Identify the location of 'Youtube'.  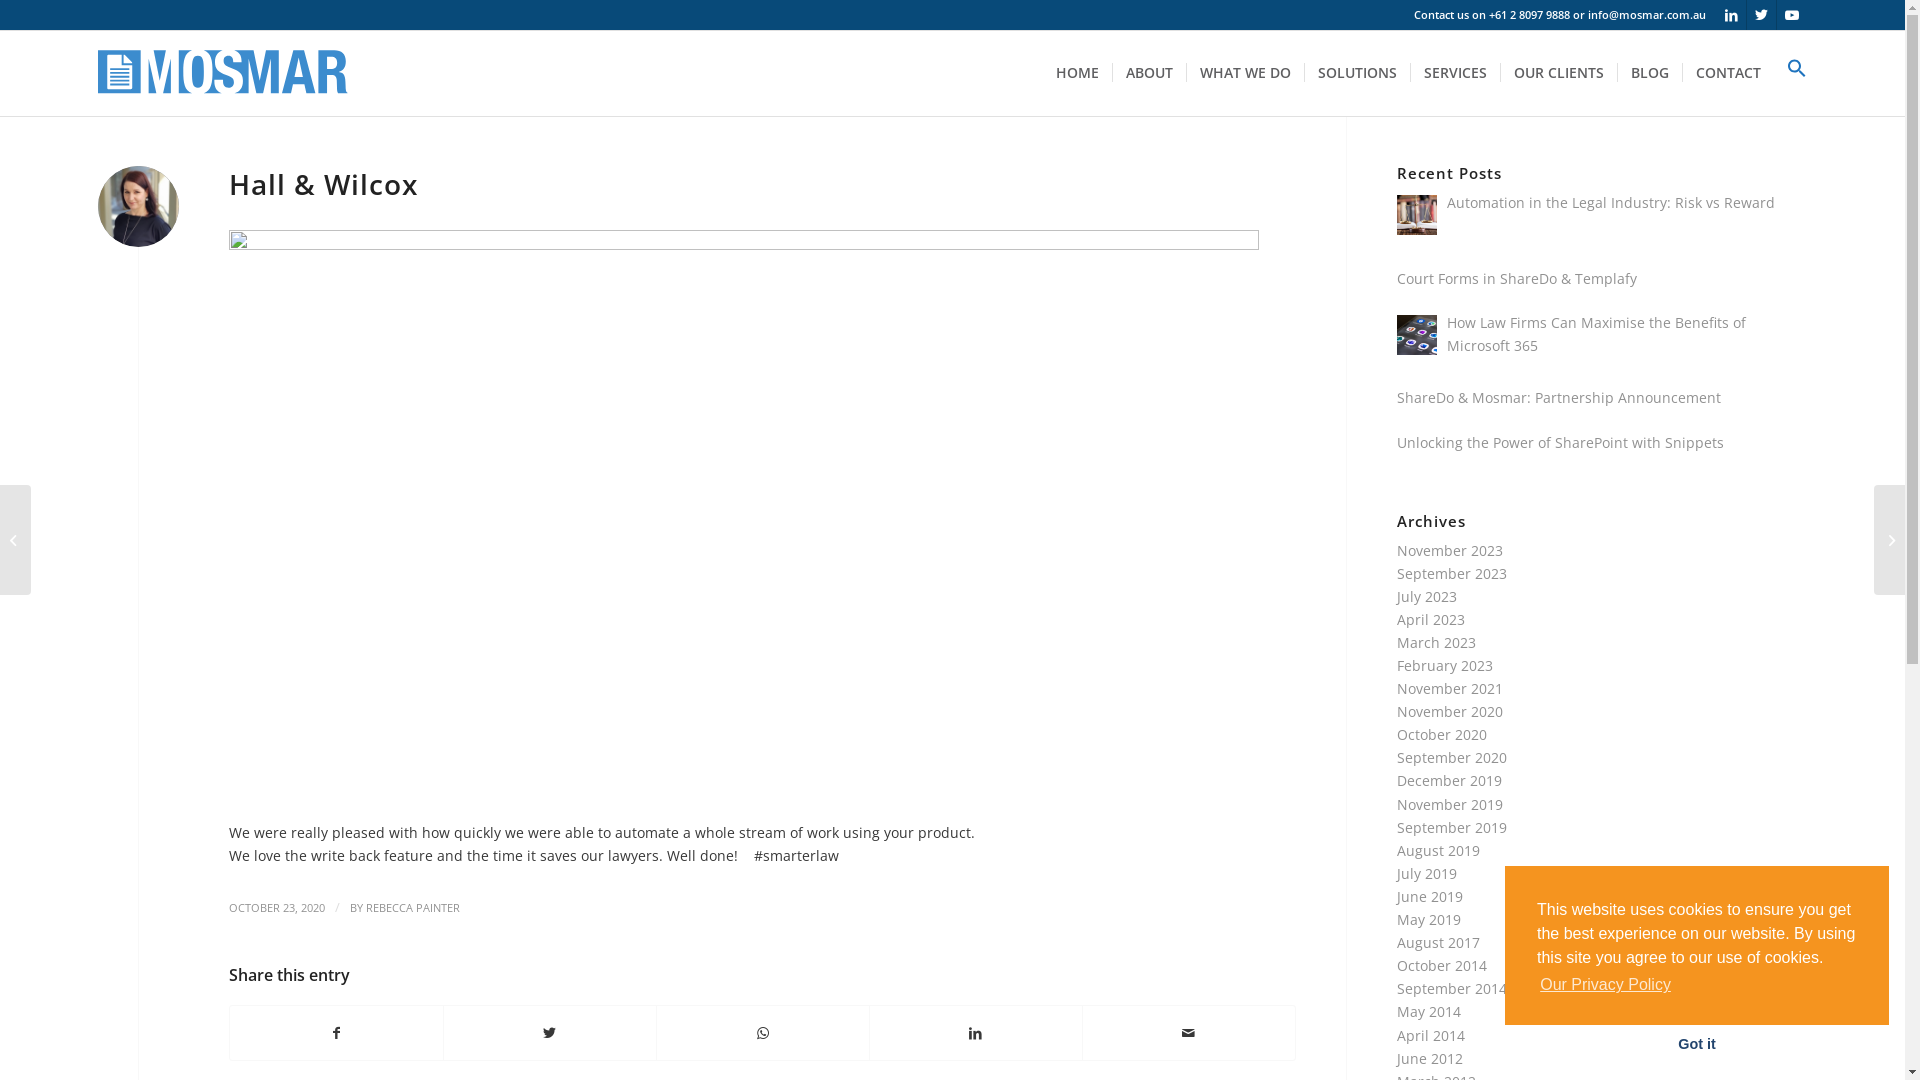
(1791, 15).